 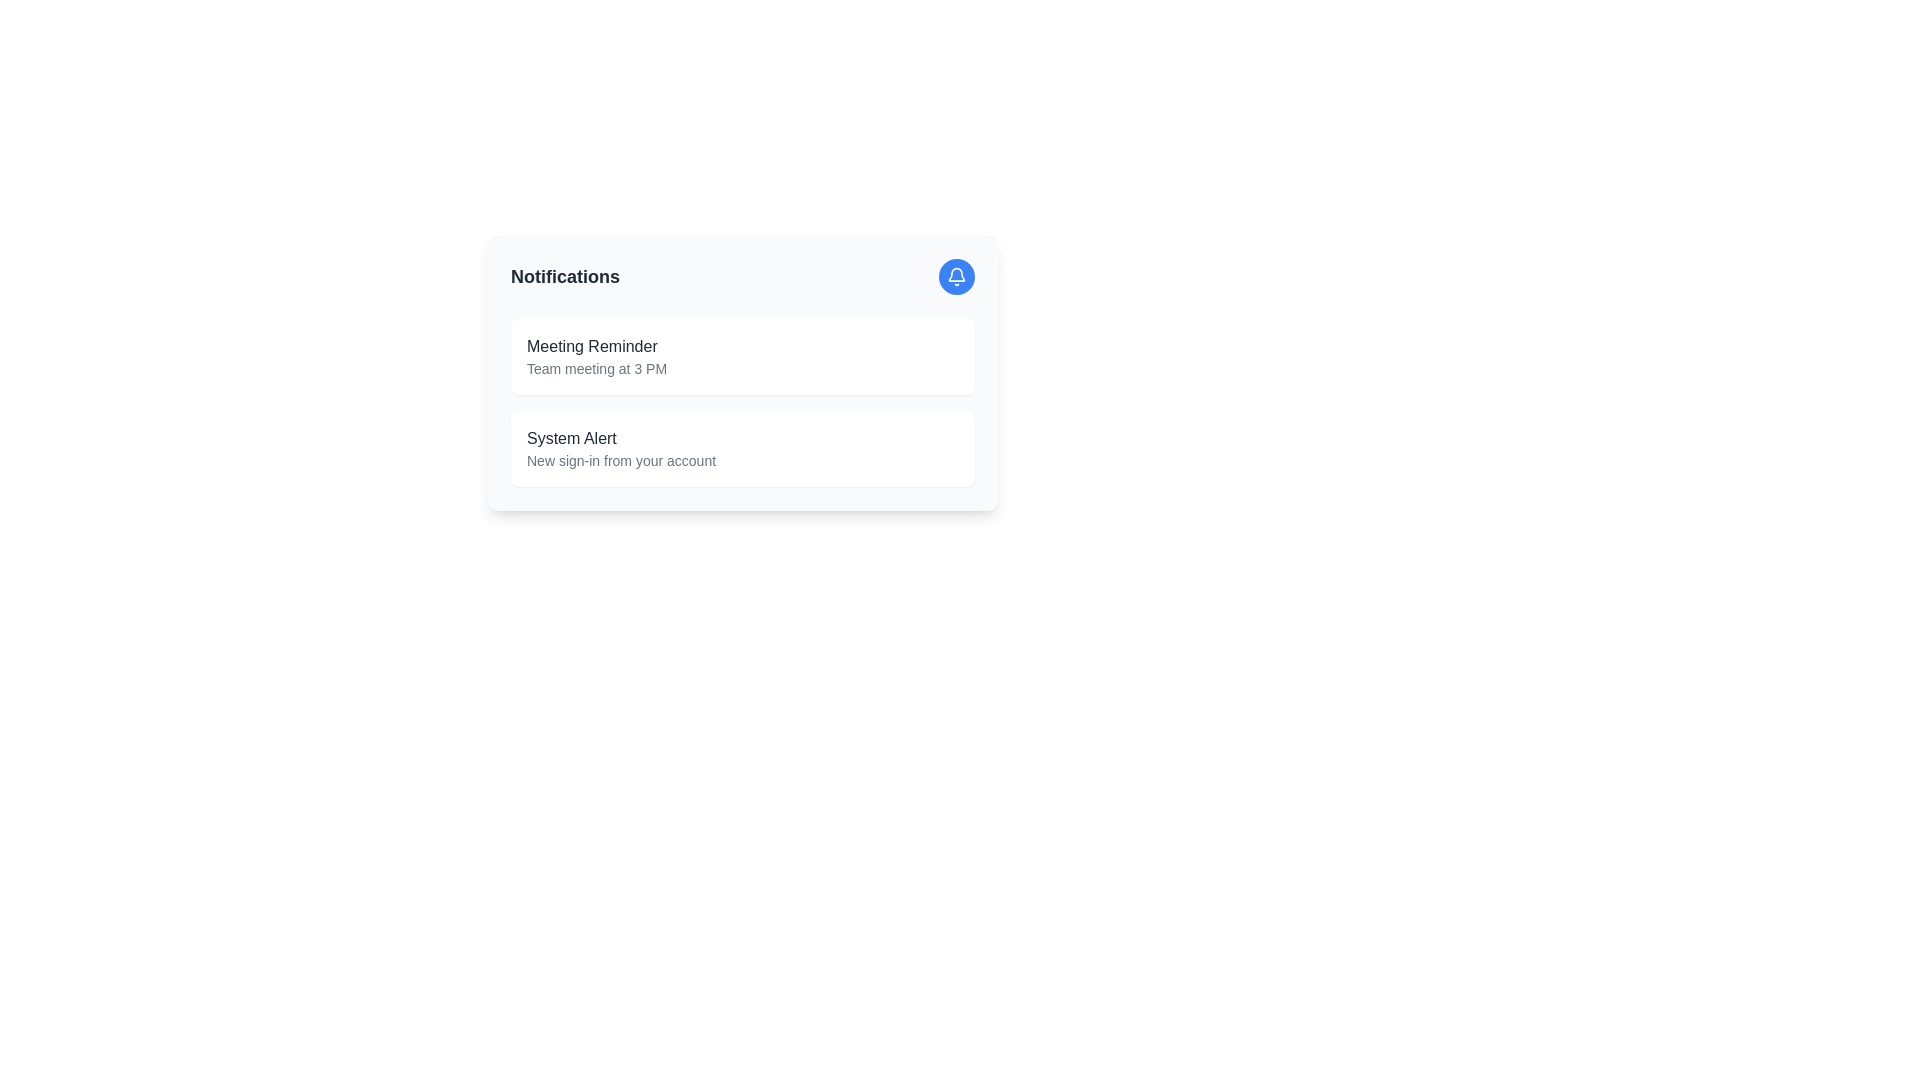 I want to click on text label displaying 'Team meeting at 3 PM', which is a small-sized, left-aligned, gray-colored font located beneath 'Meeting Reminder', so click(x=596, y=369).